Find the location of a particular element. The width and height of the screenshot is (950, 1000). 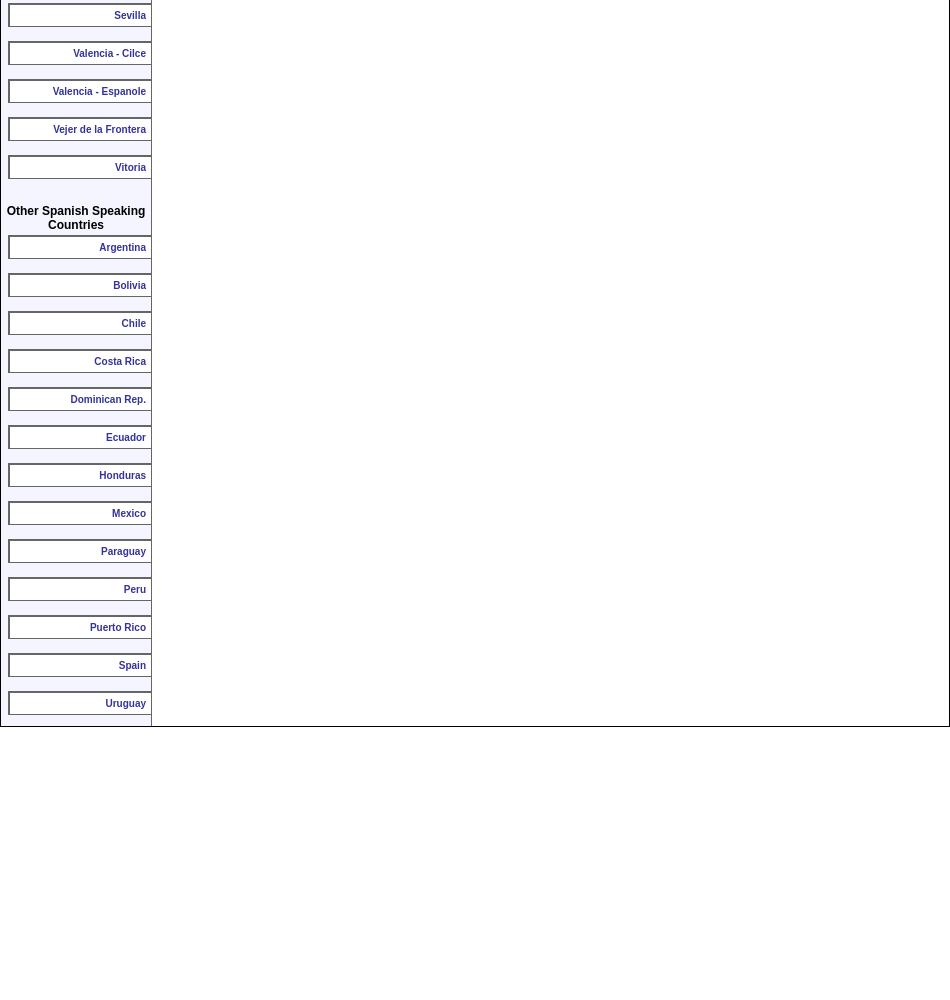

'Mexico' is located at coordinates (129, 513).